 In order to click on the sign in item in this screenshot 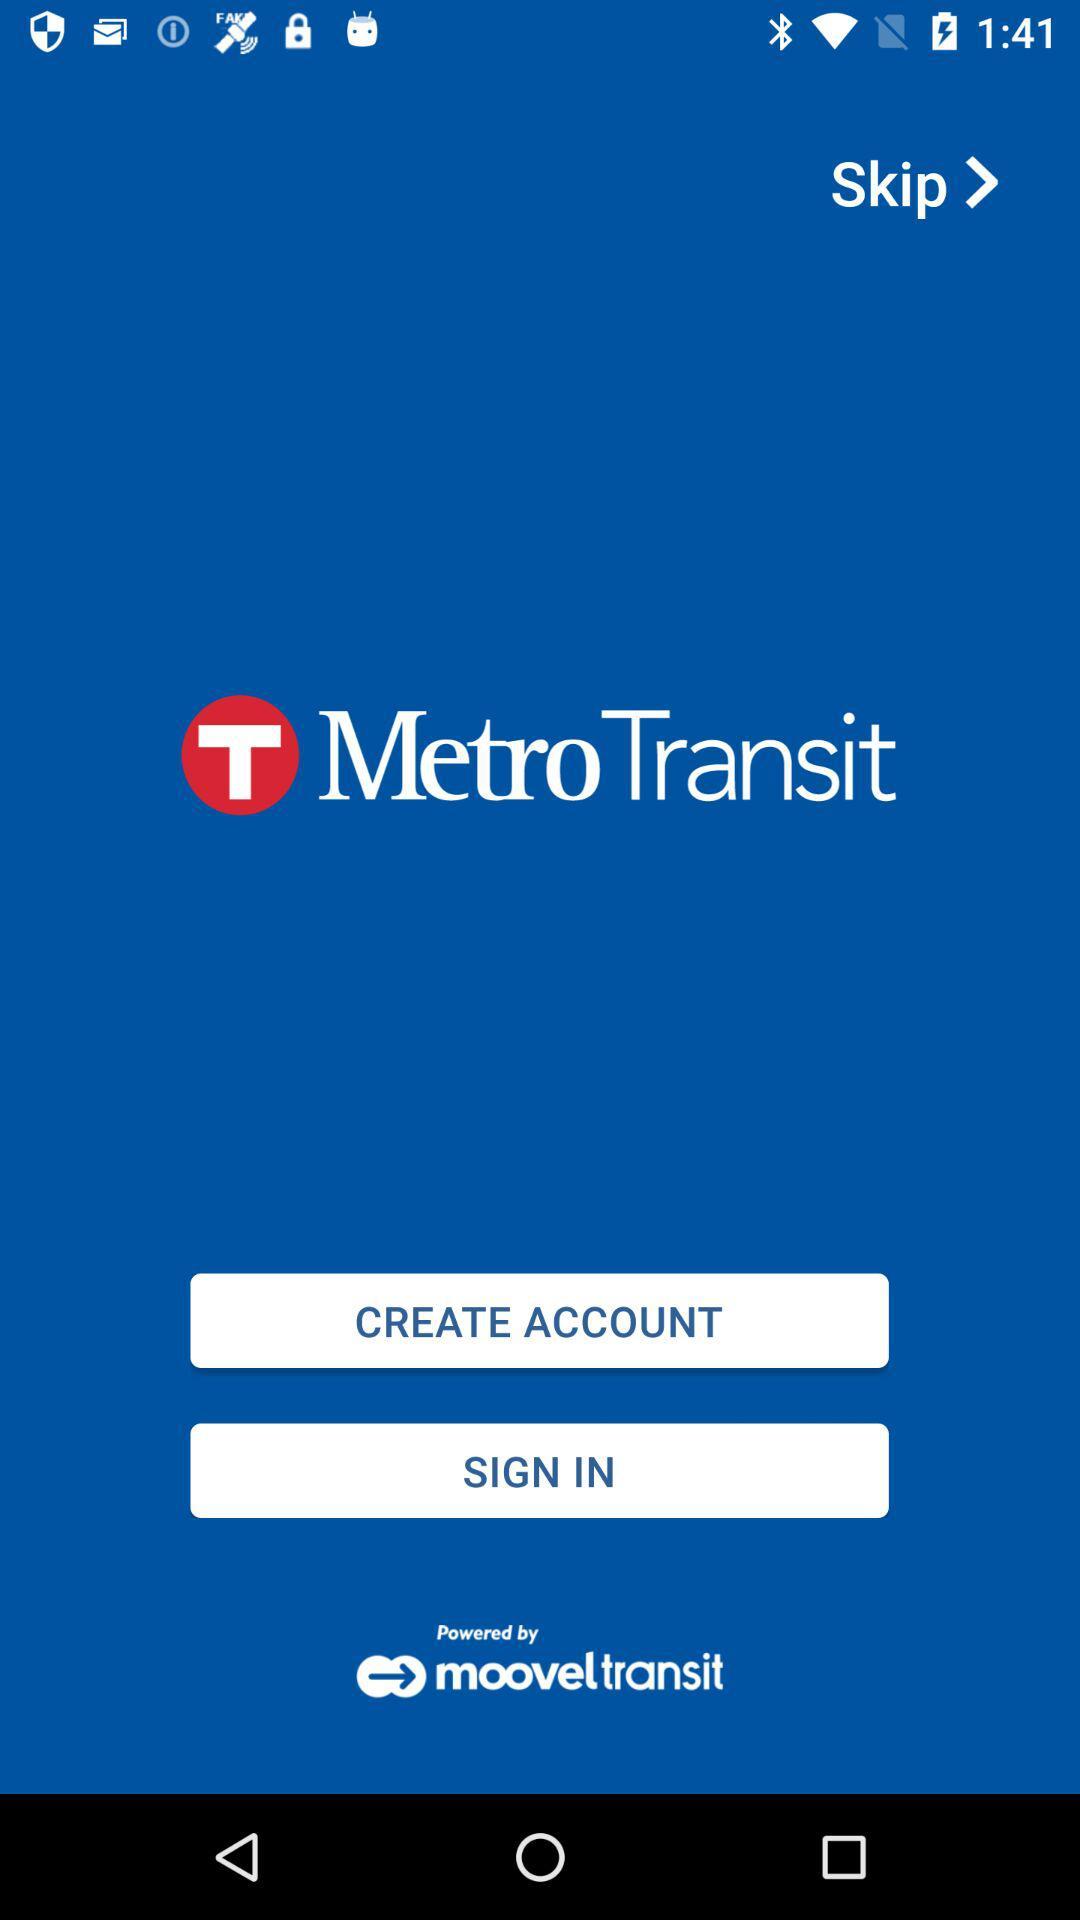, I will do `click(538, 1470)`.